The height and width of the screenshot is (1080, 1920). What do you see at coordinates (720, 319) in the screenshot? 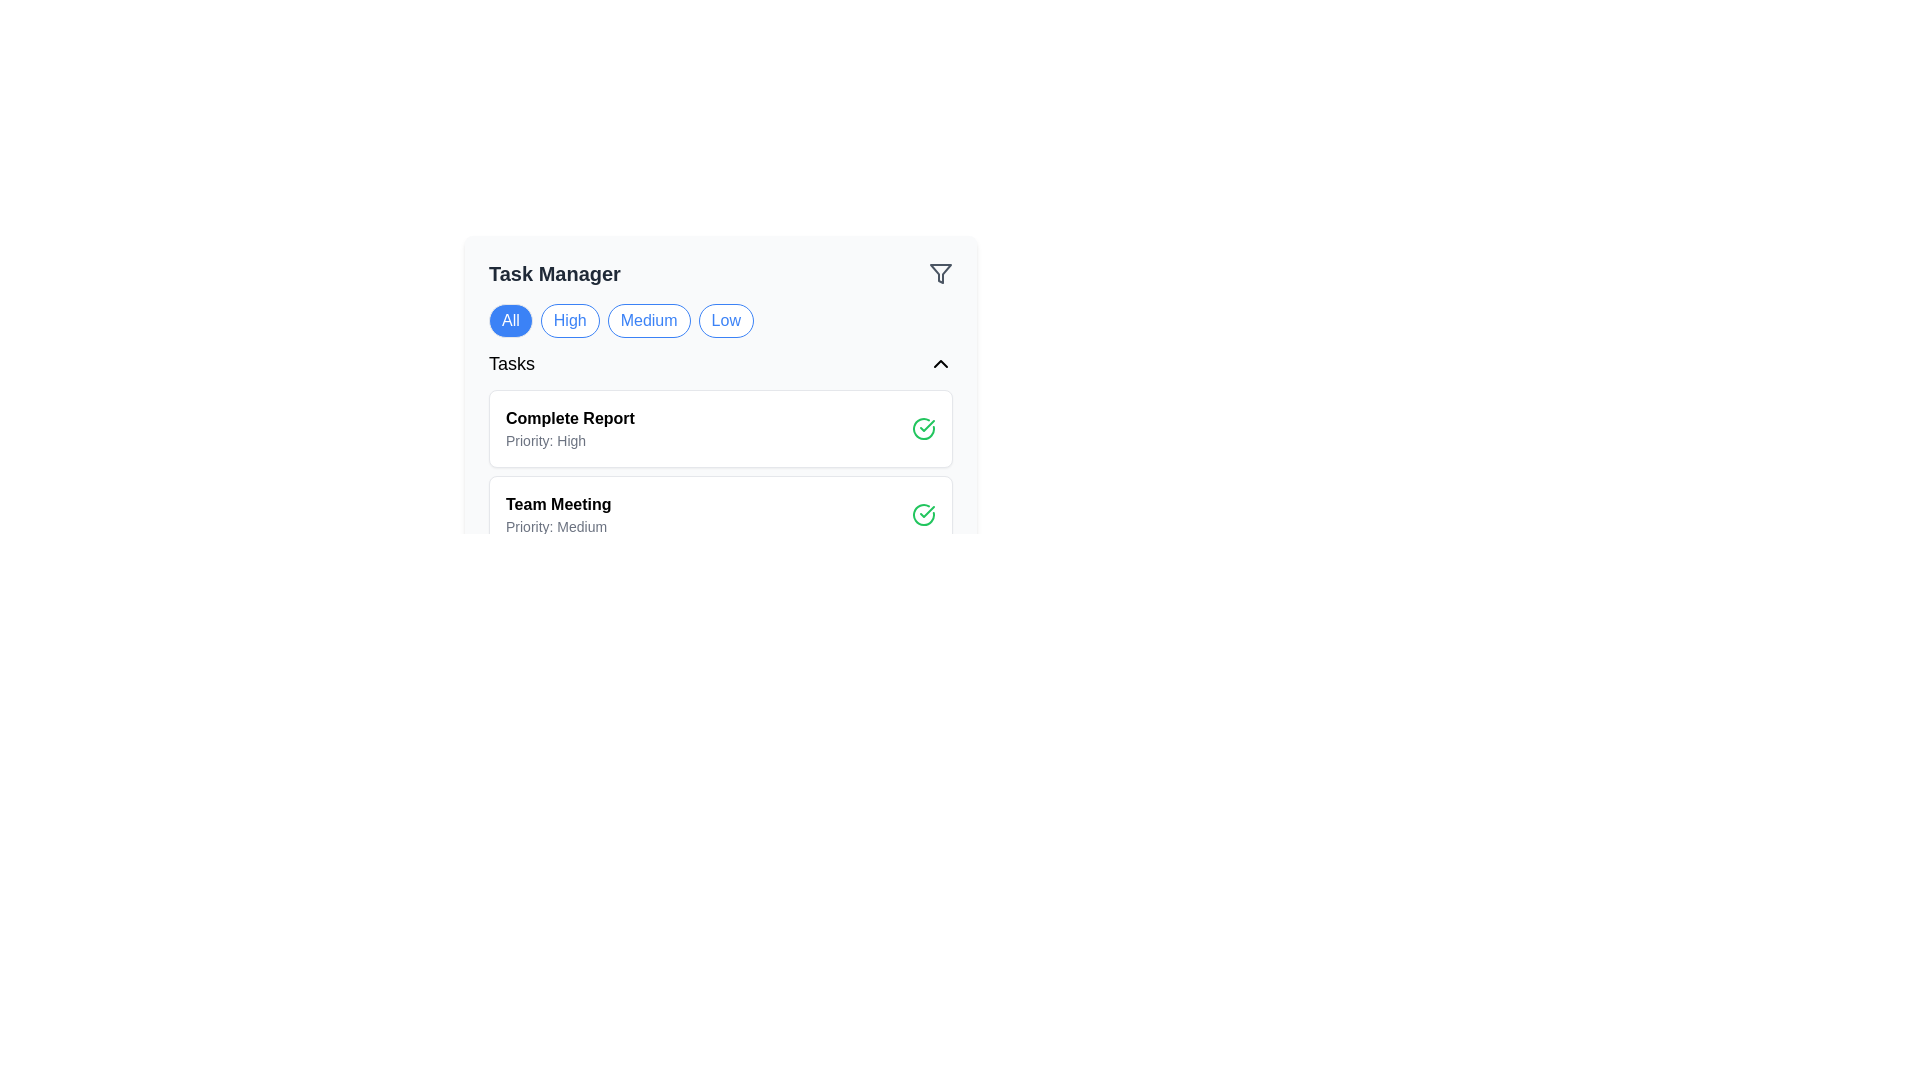
I see `the 'Low' button in the Horizontal filter button group located below the 'Task Manager' header to filter low-priority tasks` at bounding box center [720, 319].